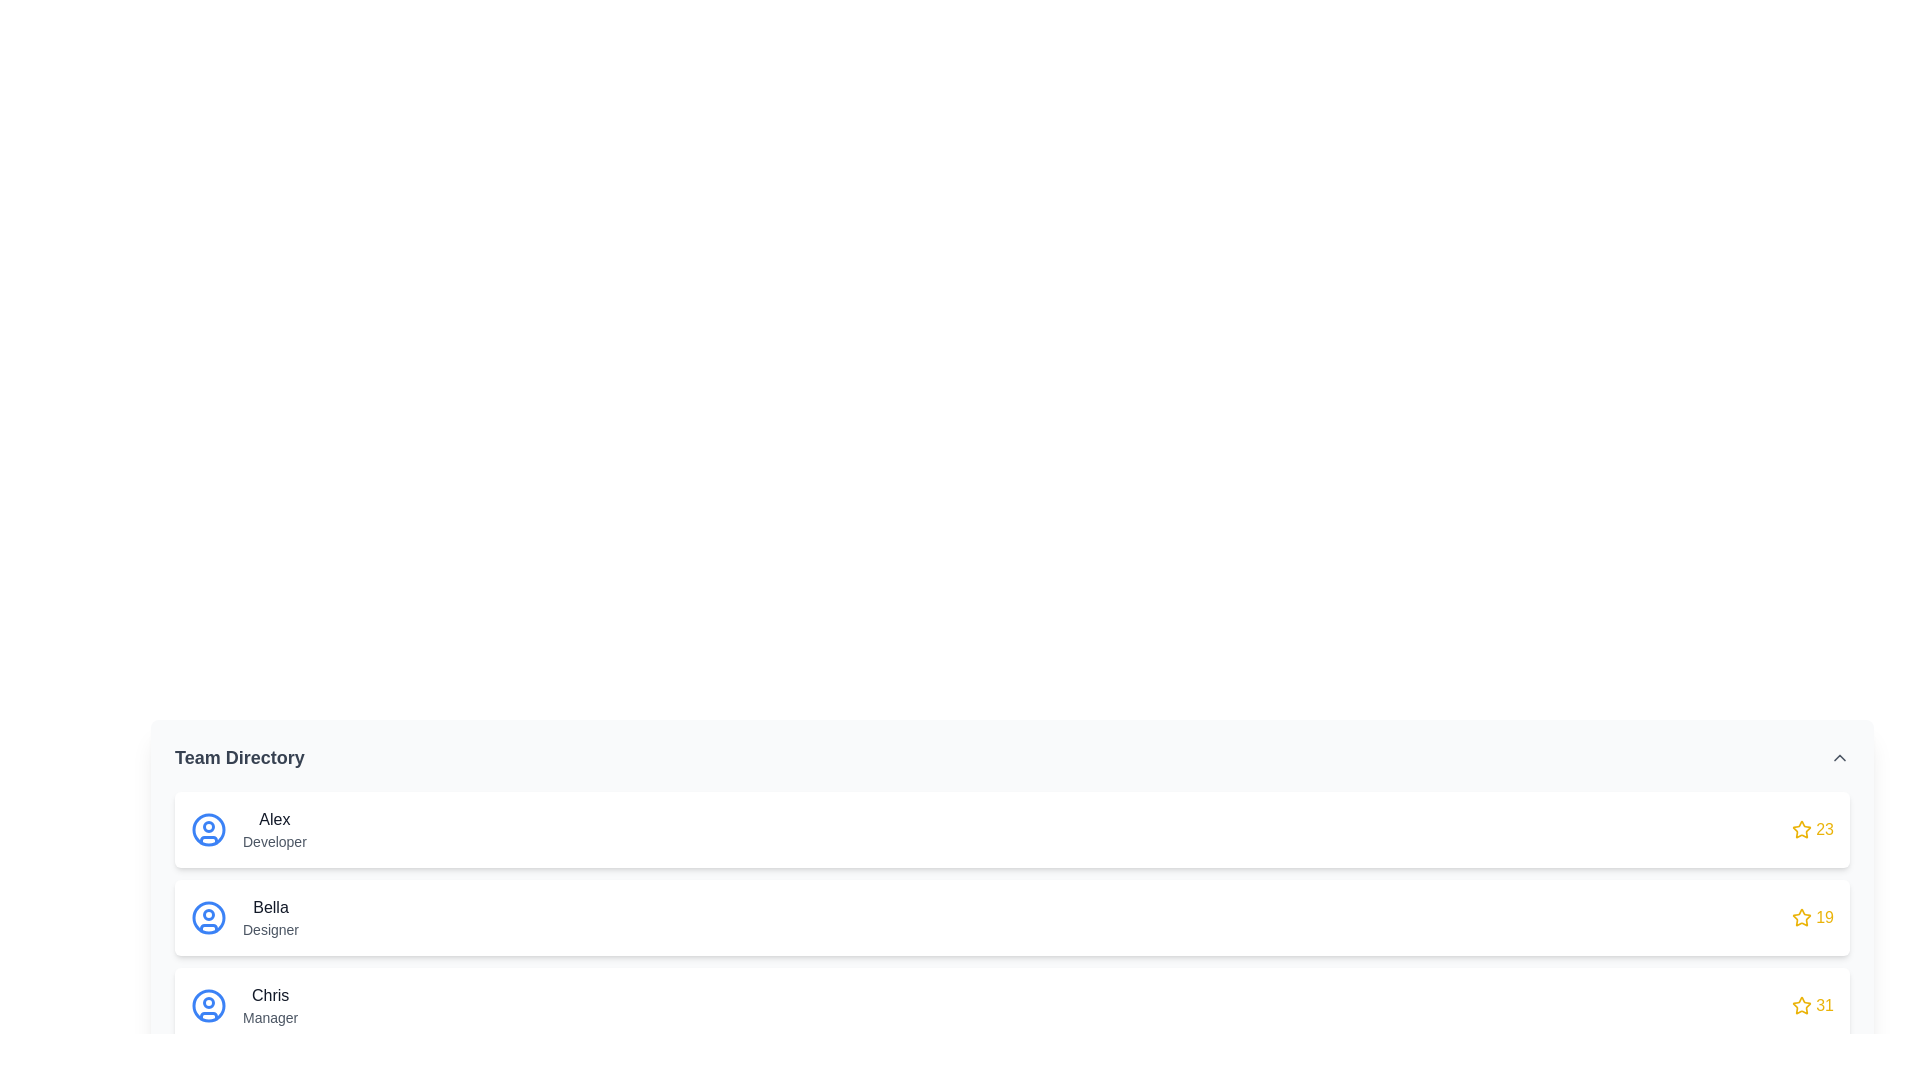  What do you see at coordinates (270, 907) in the screenshot?
I see `text displayed on the label indicating the name 'Bella', which is part of the second entry in the team directory list` at bounding box center [270, 907].